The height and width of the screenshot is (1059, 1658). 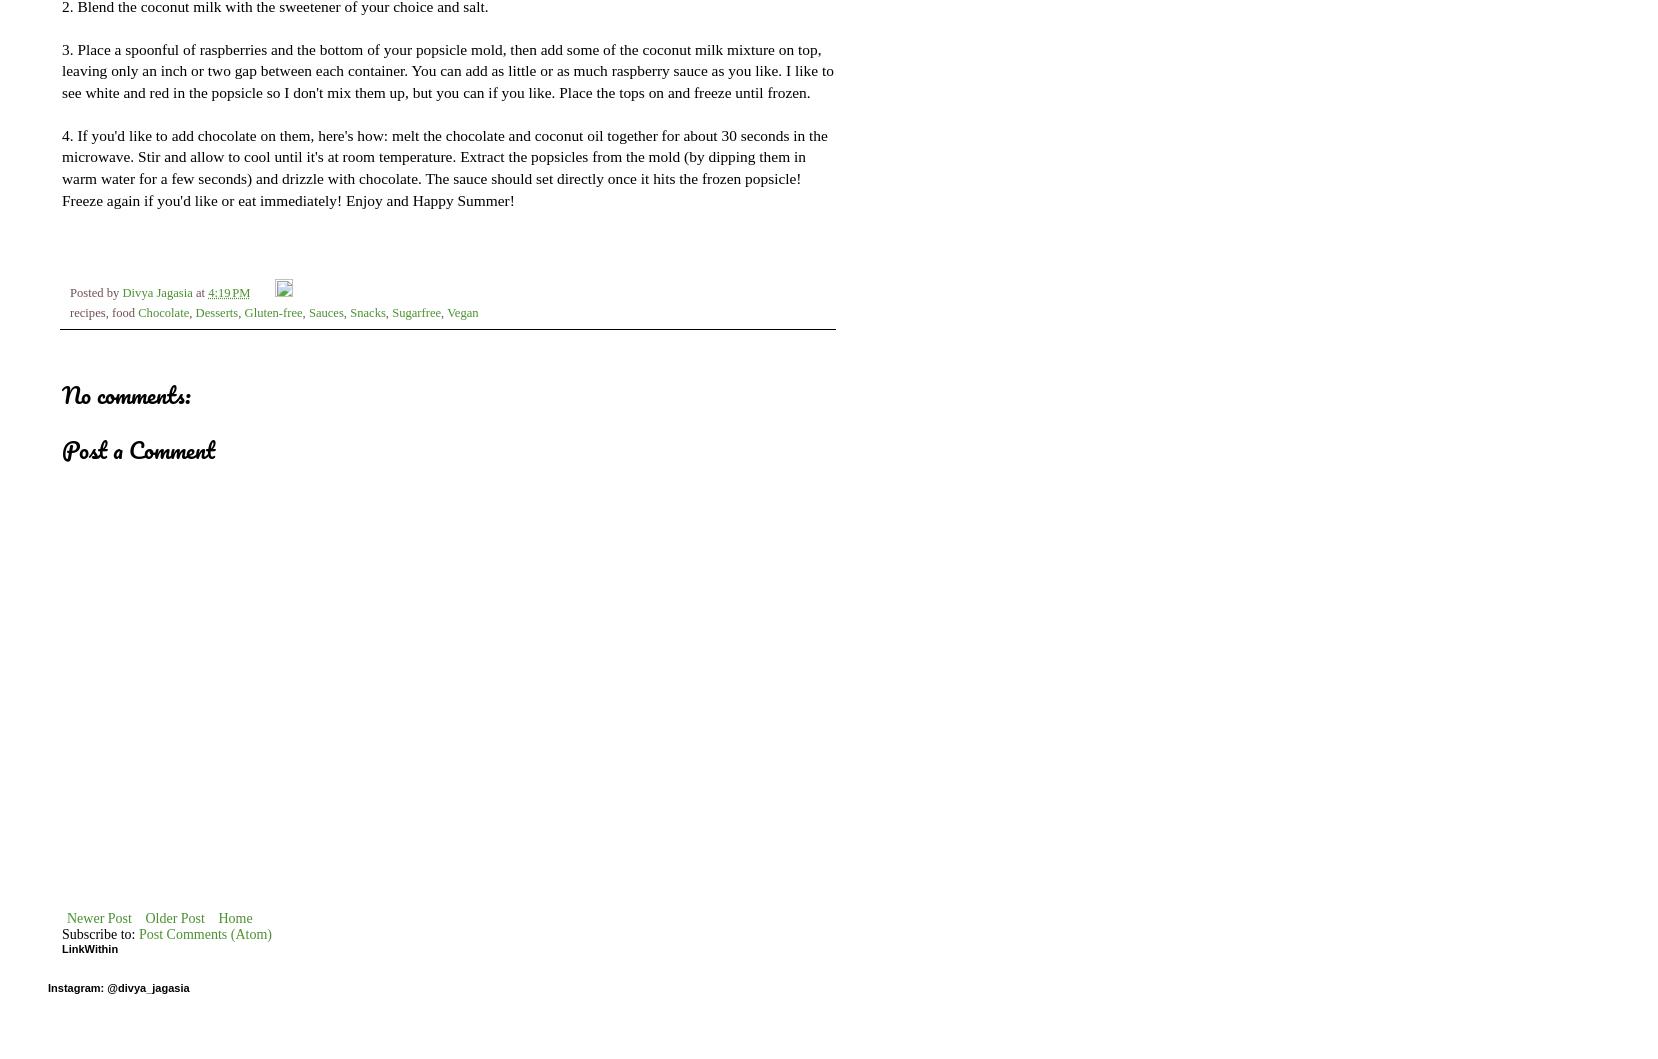 I want to click on 'Sauces', so click(x=307, y=313).